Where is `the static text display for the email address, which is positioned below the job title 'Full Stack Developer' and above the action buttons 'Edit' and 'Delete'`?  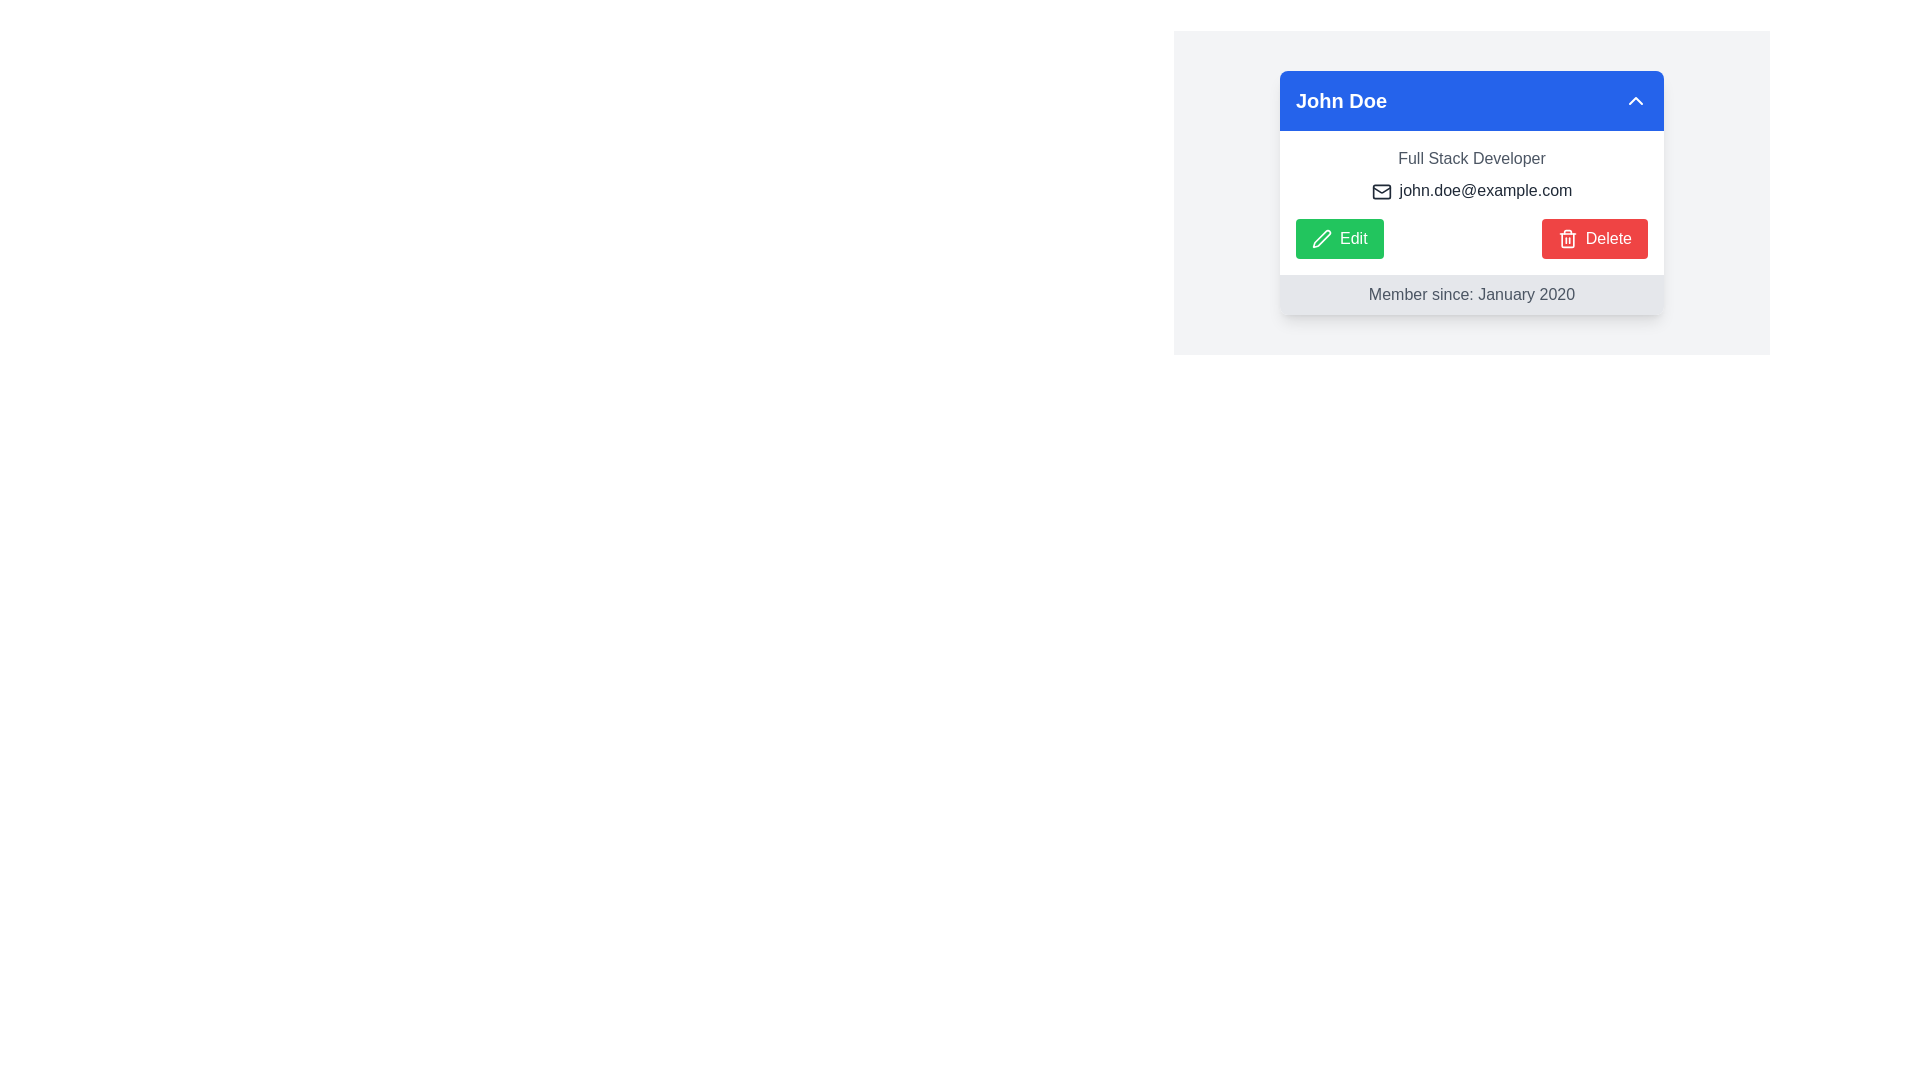 the static text display for the email address, which is positioned below the job title 'Full Stack Developer' and above the action buttons 'Edit' and 'Delete' is located at coordinates (1472, 191).